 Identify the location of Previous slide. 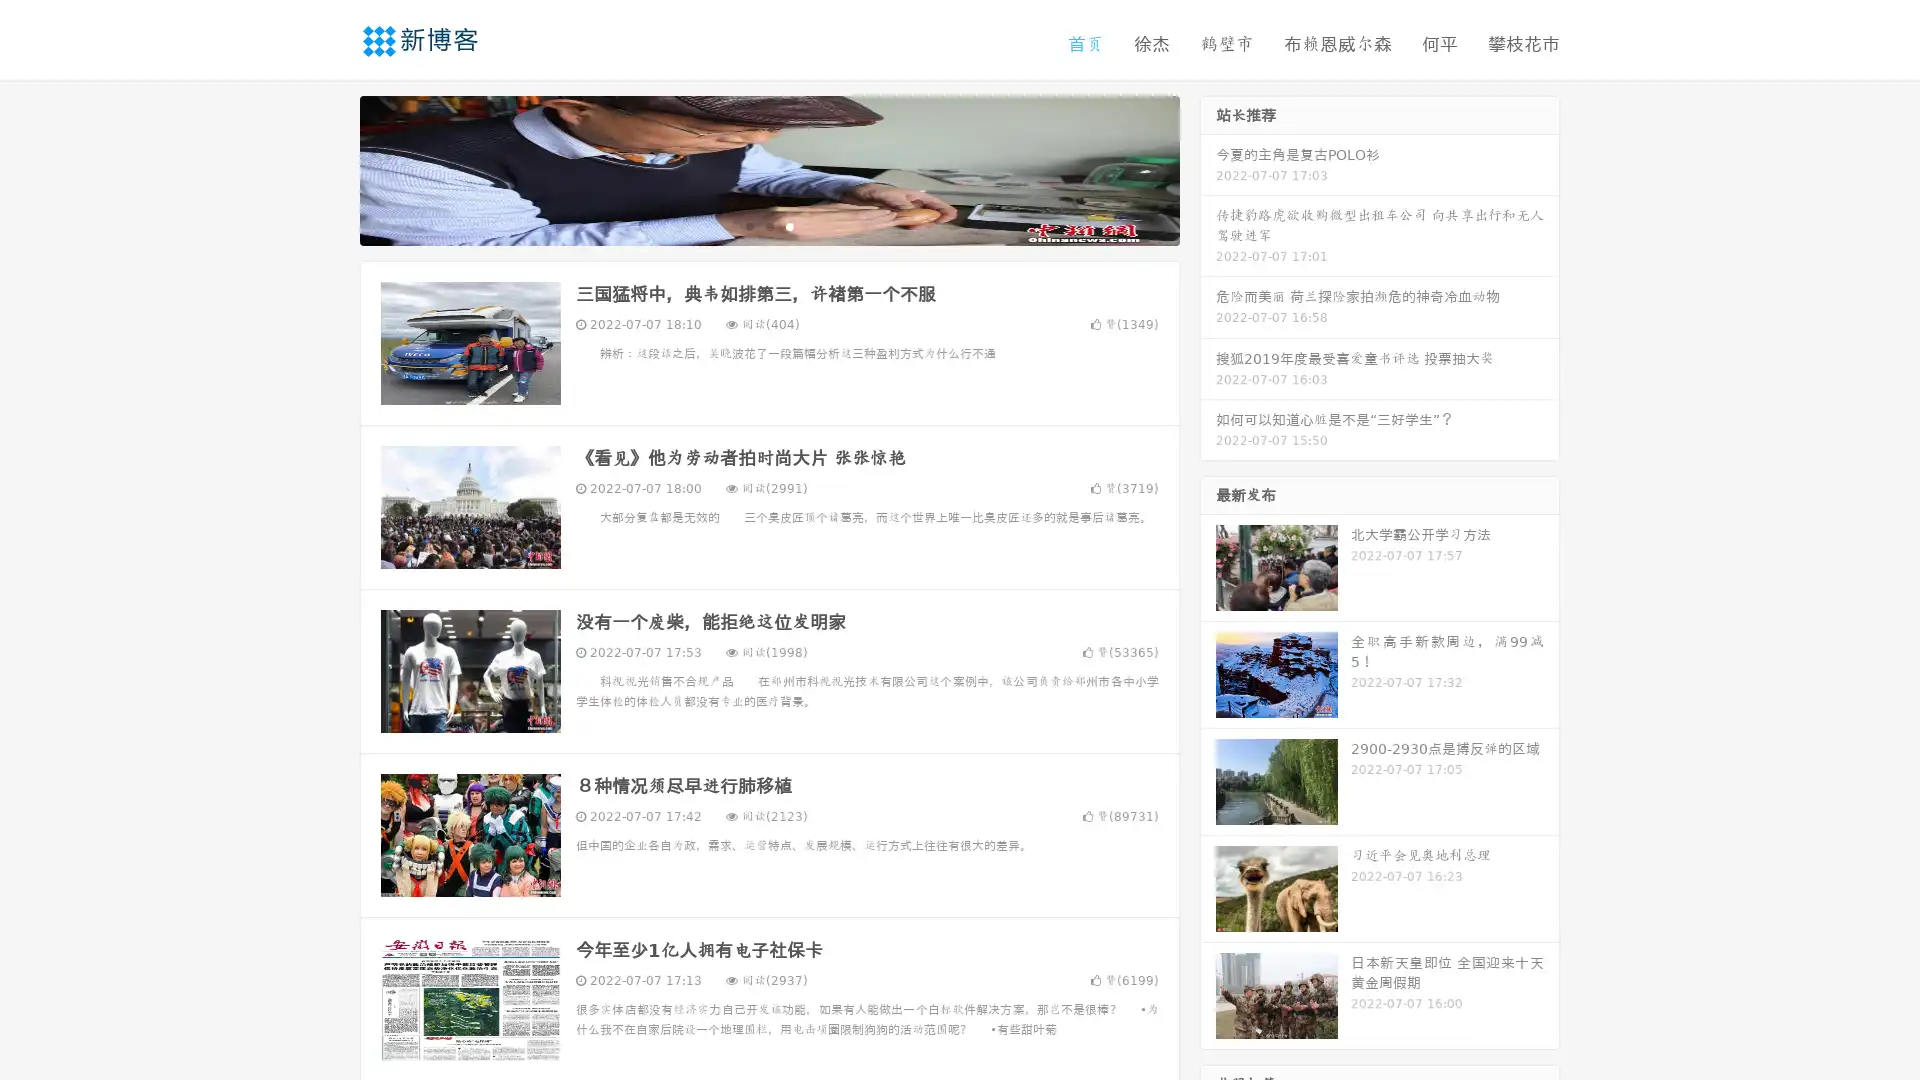
(330, 168).